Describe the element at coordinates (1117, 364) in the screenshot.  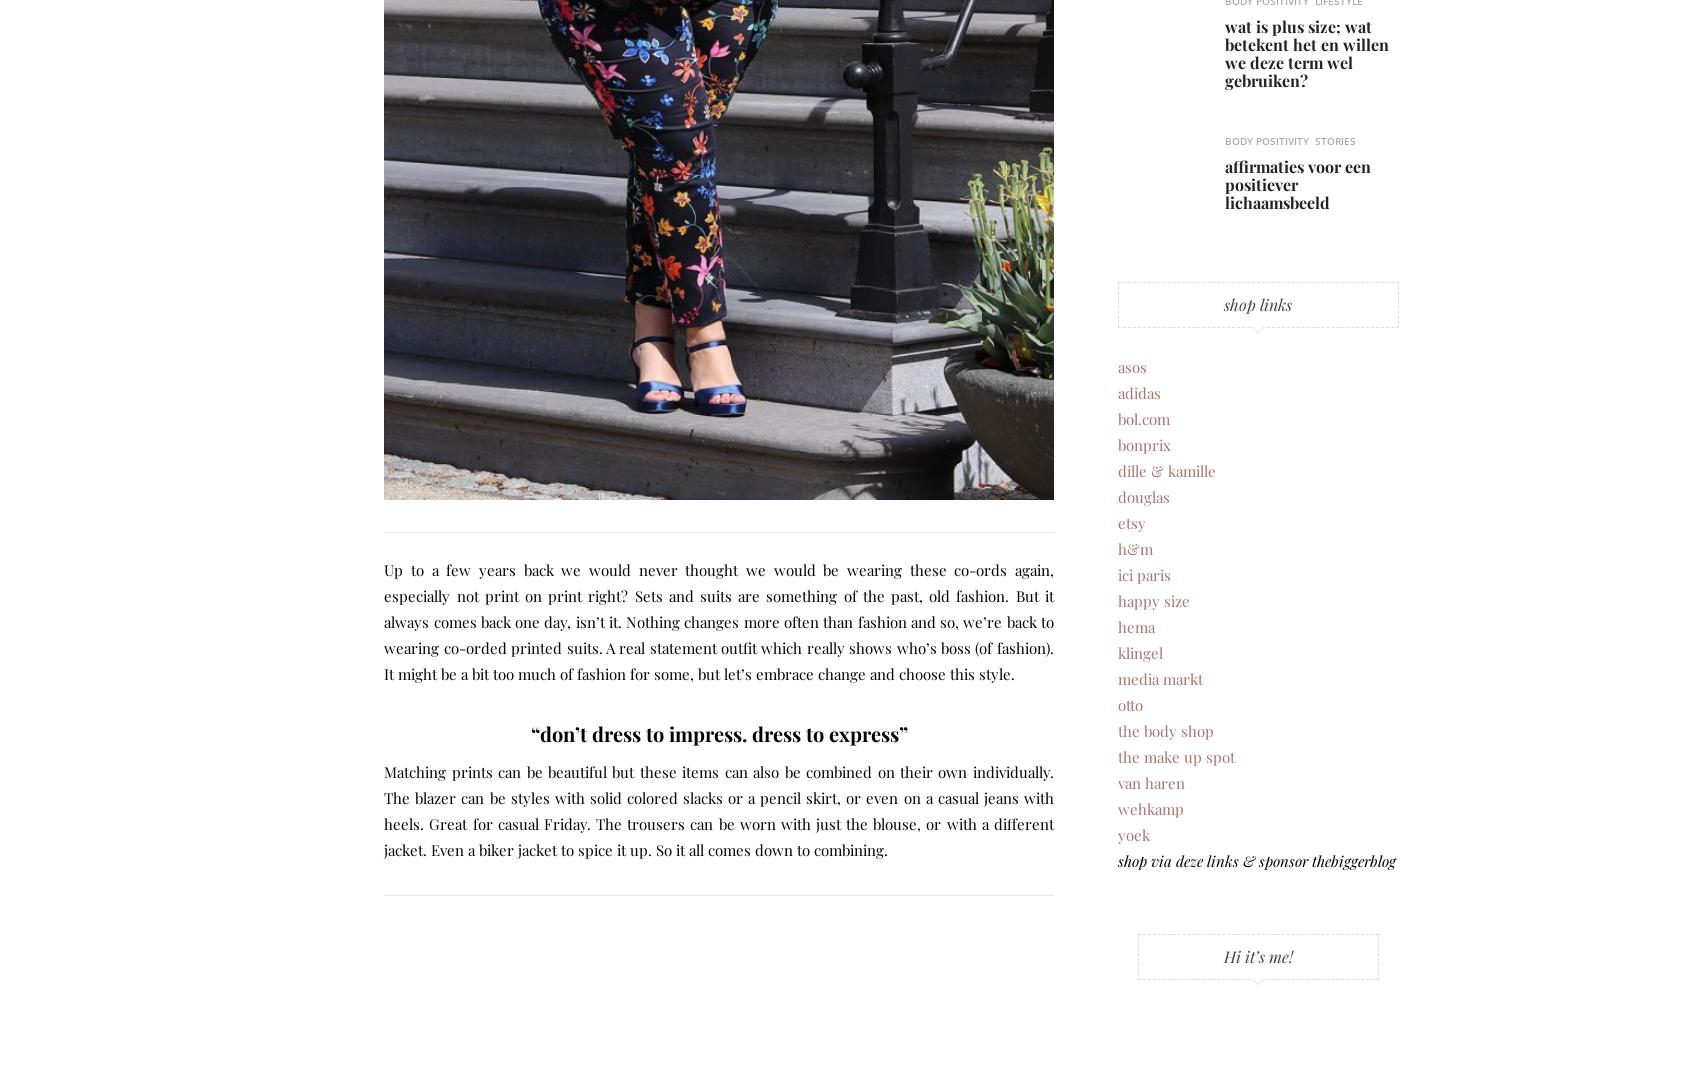
I see `'asos'` at that location.